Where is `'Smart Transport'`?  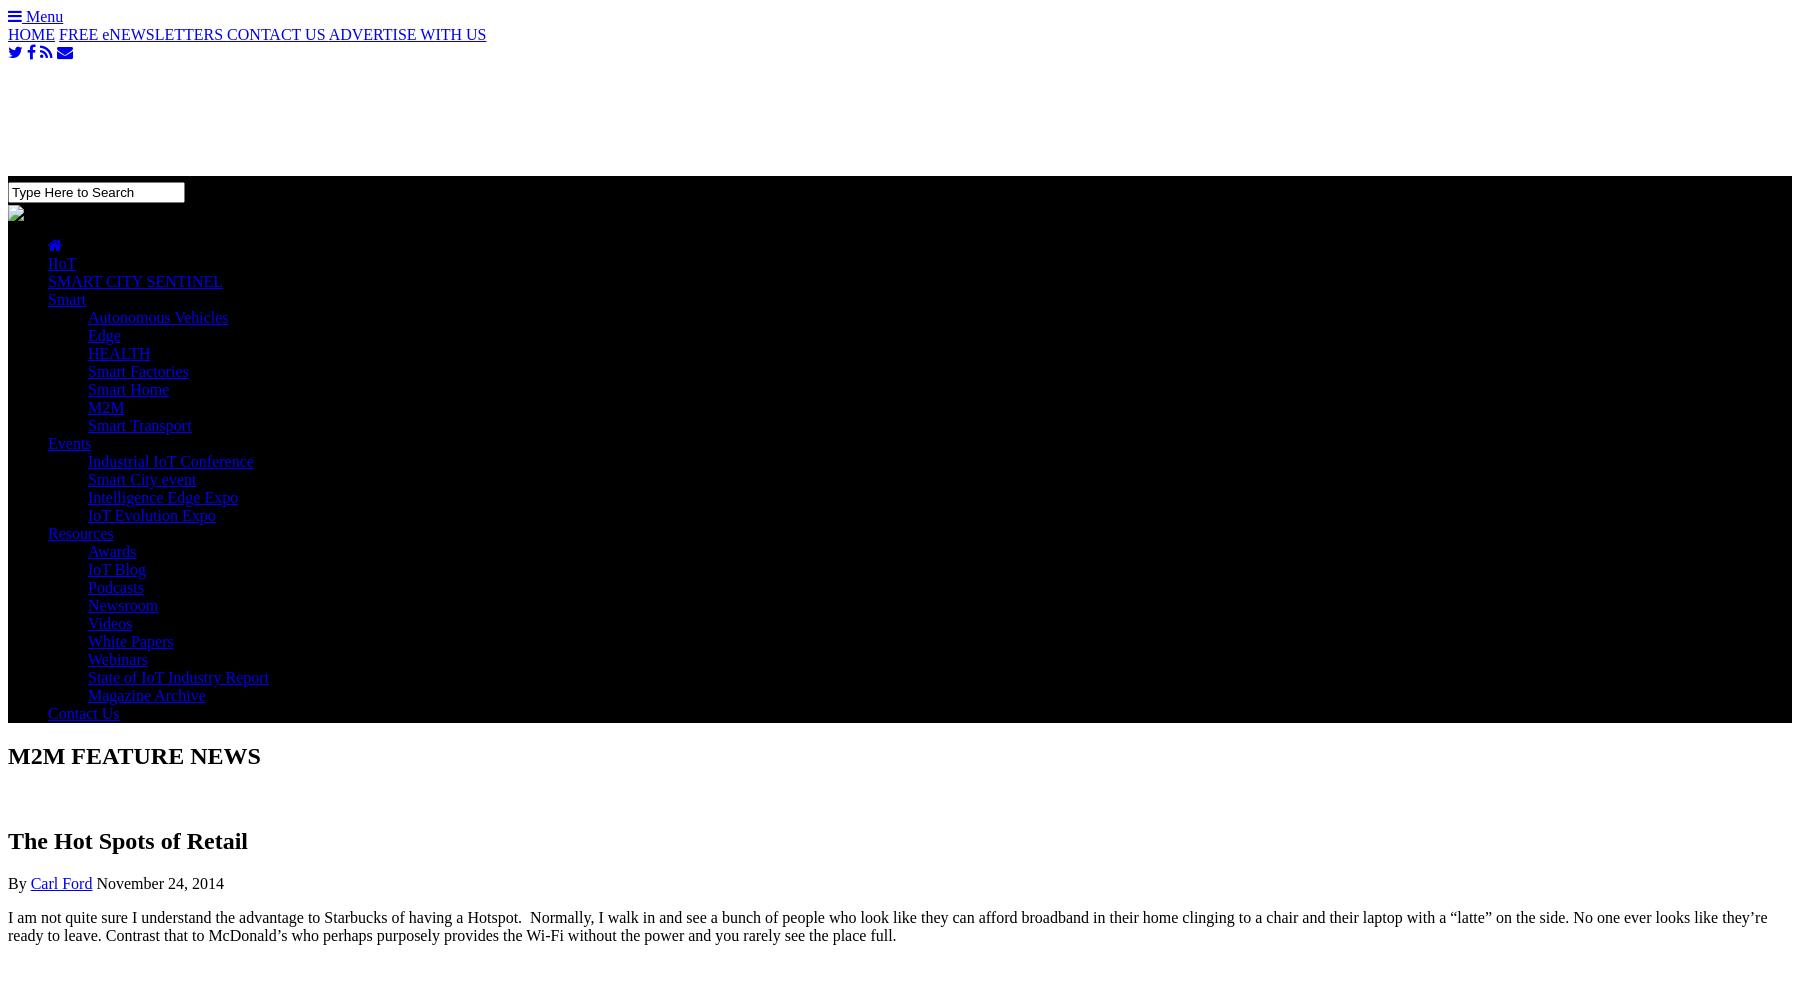 'Smart Transport' is located at coordinates (139, 424).